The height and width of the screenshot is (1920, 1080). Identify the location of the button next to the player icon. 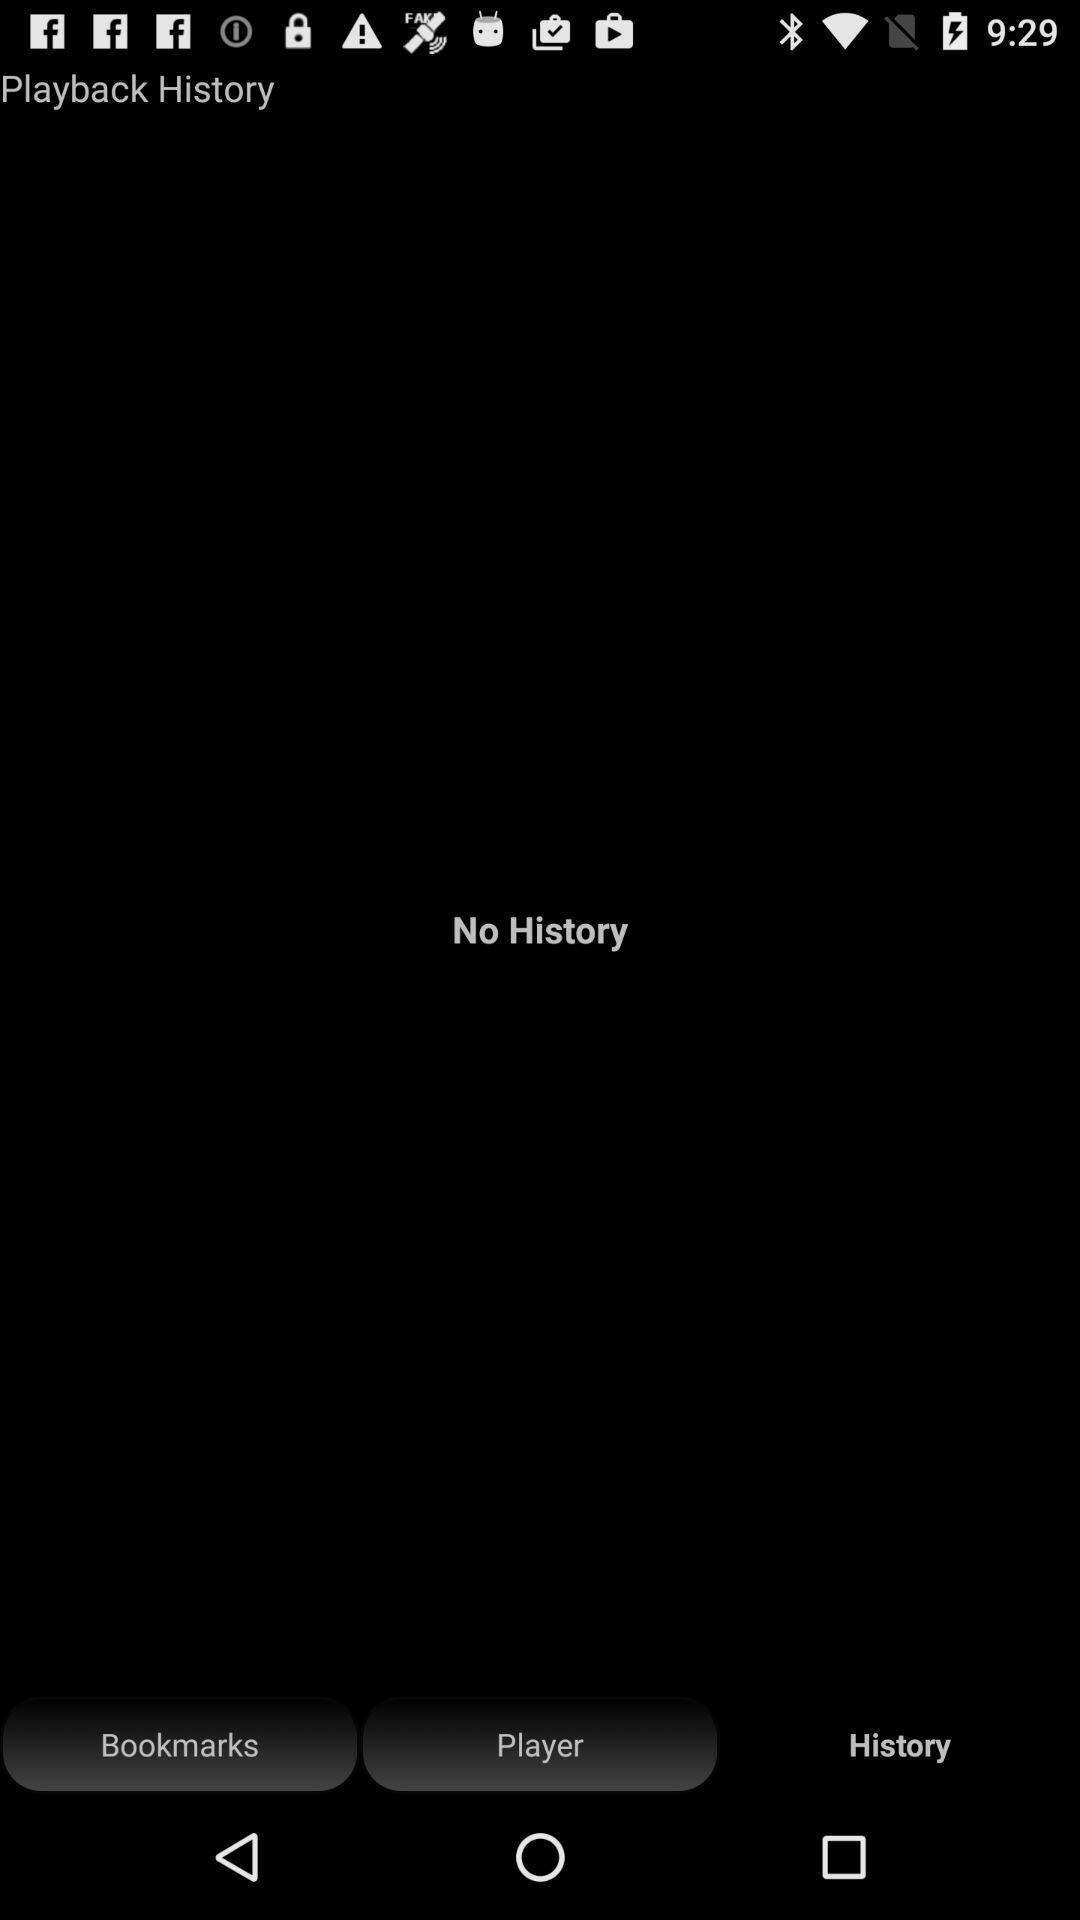
(180, 1744).